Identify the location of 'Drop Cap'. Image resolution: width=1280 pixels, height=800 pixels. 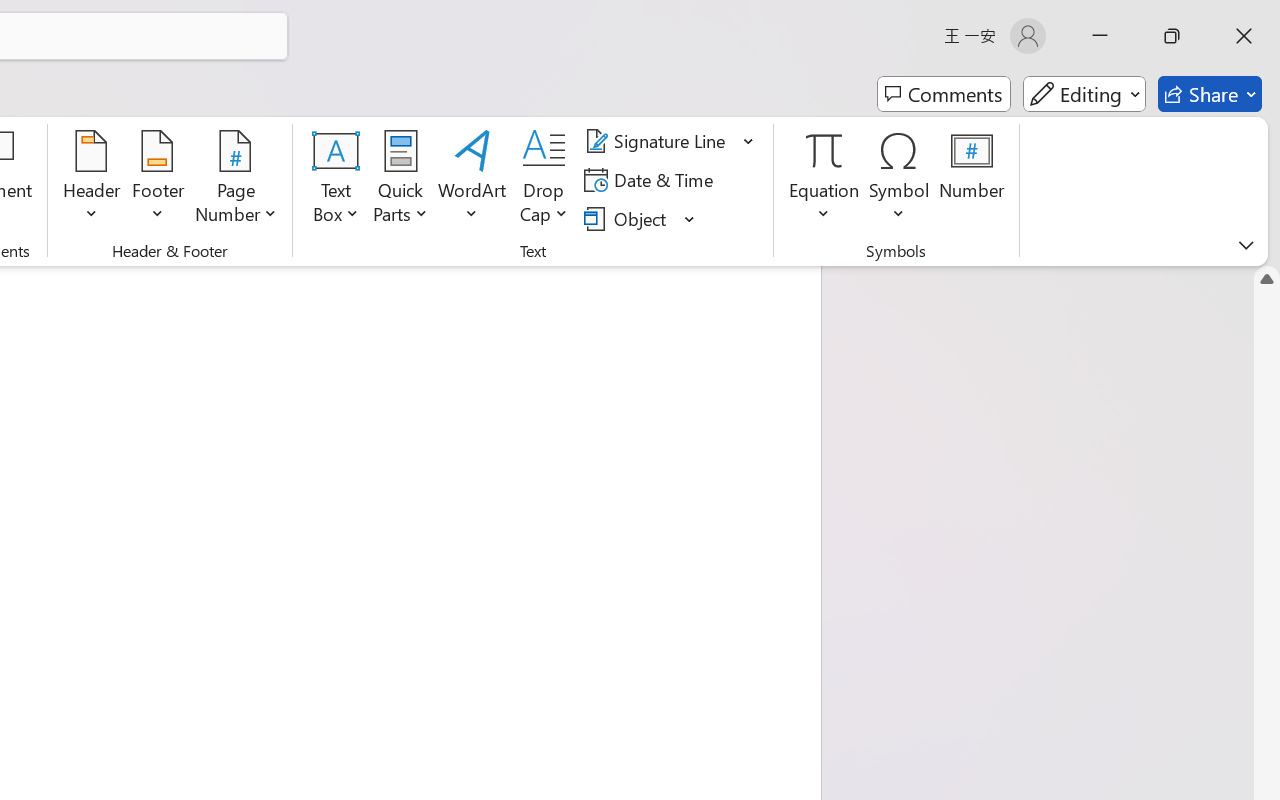
(544, 179).